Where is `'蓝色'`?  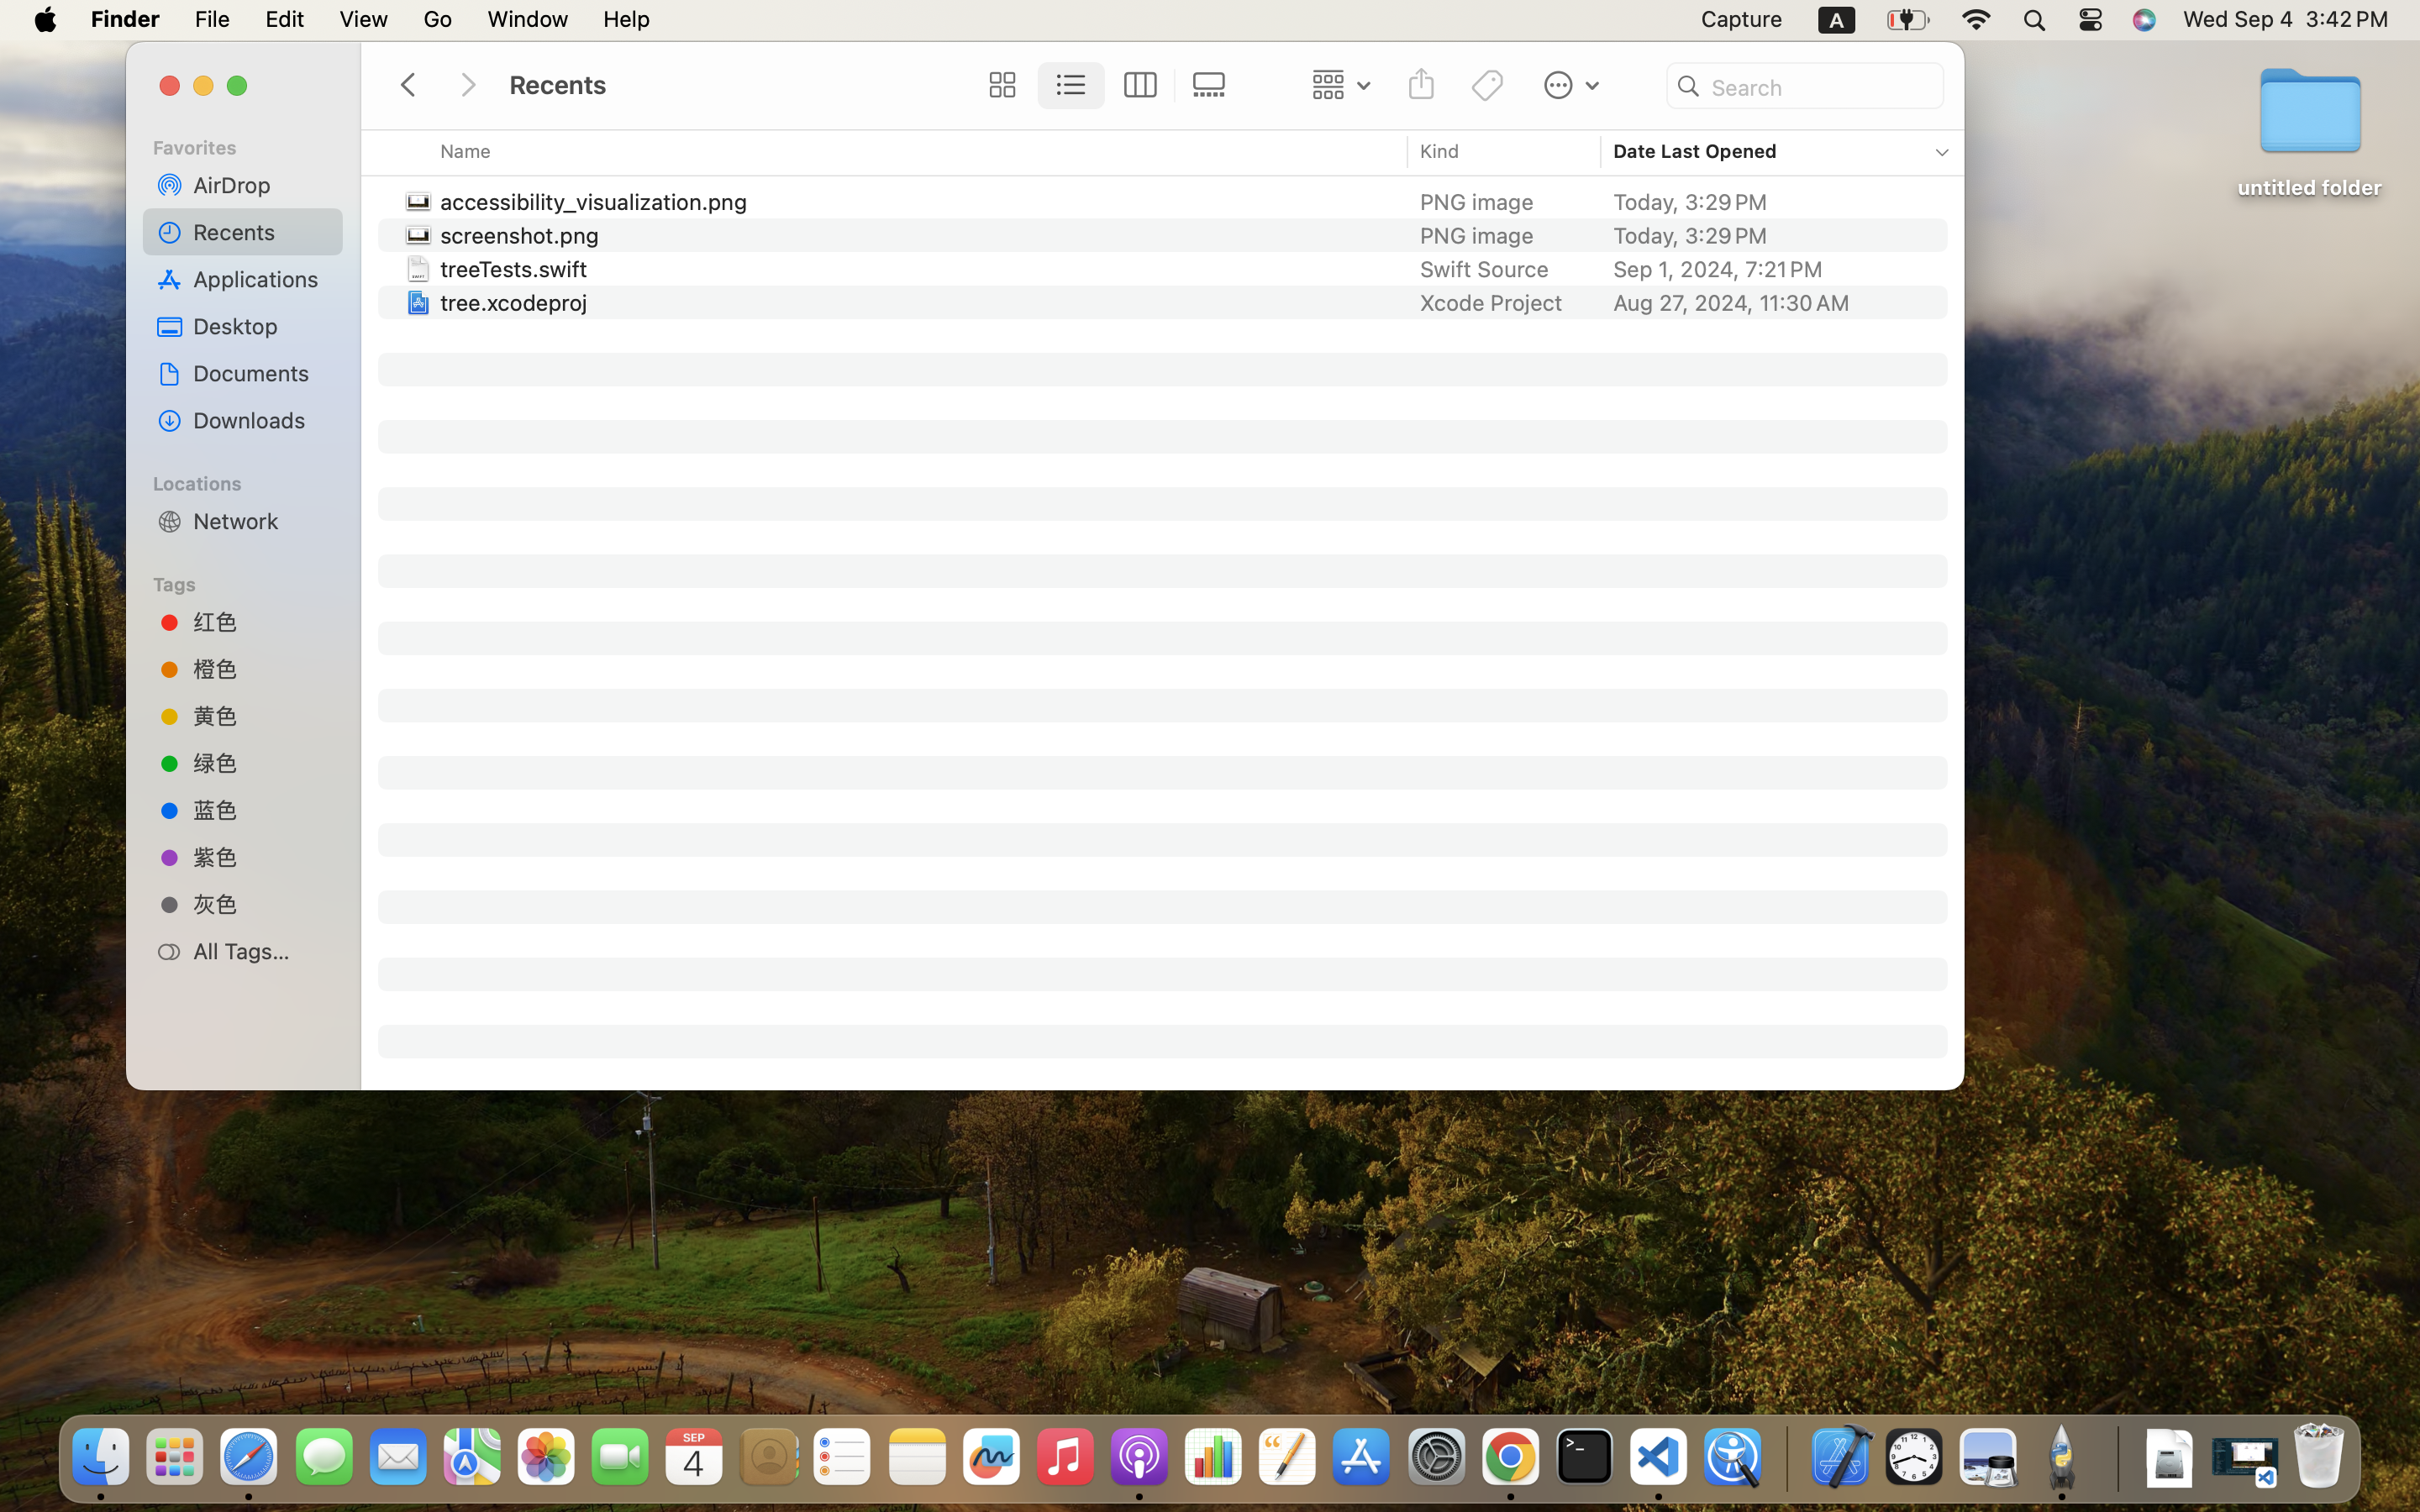 '蓝色' is located at coordinates (260, 809).